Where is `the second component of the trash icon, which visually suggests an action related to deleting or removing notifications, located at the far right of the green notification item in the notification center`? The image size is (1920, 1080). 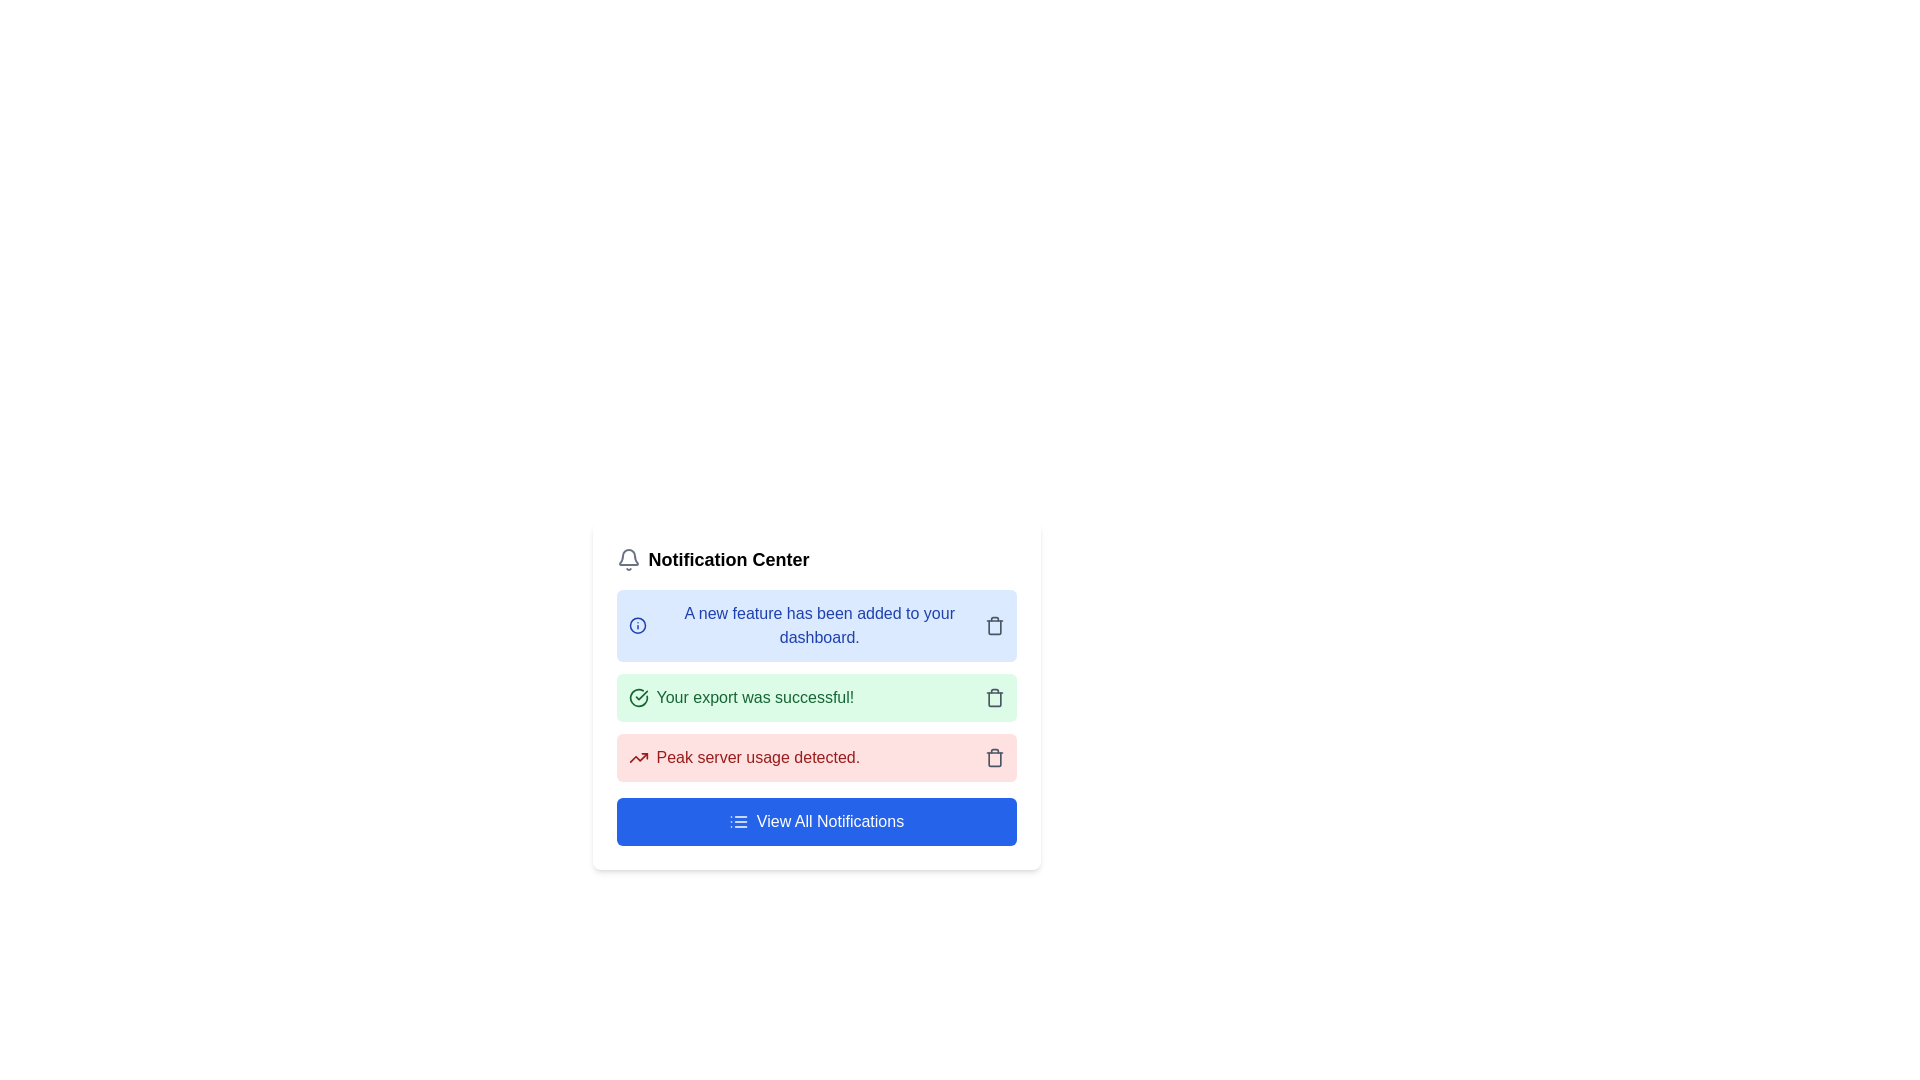 the second component of the trash icon, which visually suggests an action related to deleting or removing notifications, located at the far right of the green notification item in the notification center is located at coordinates (994, 698).